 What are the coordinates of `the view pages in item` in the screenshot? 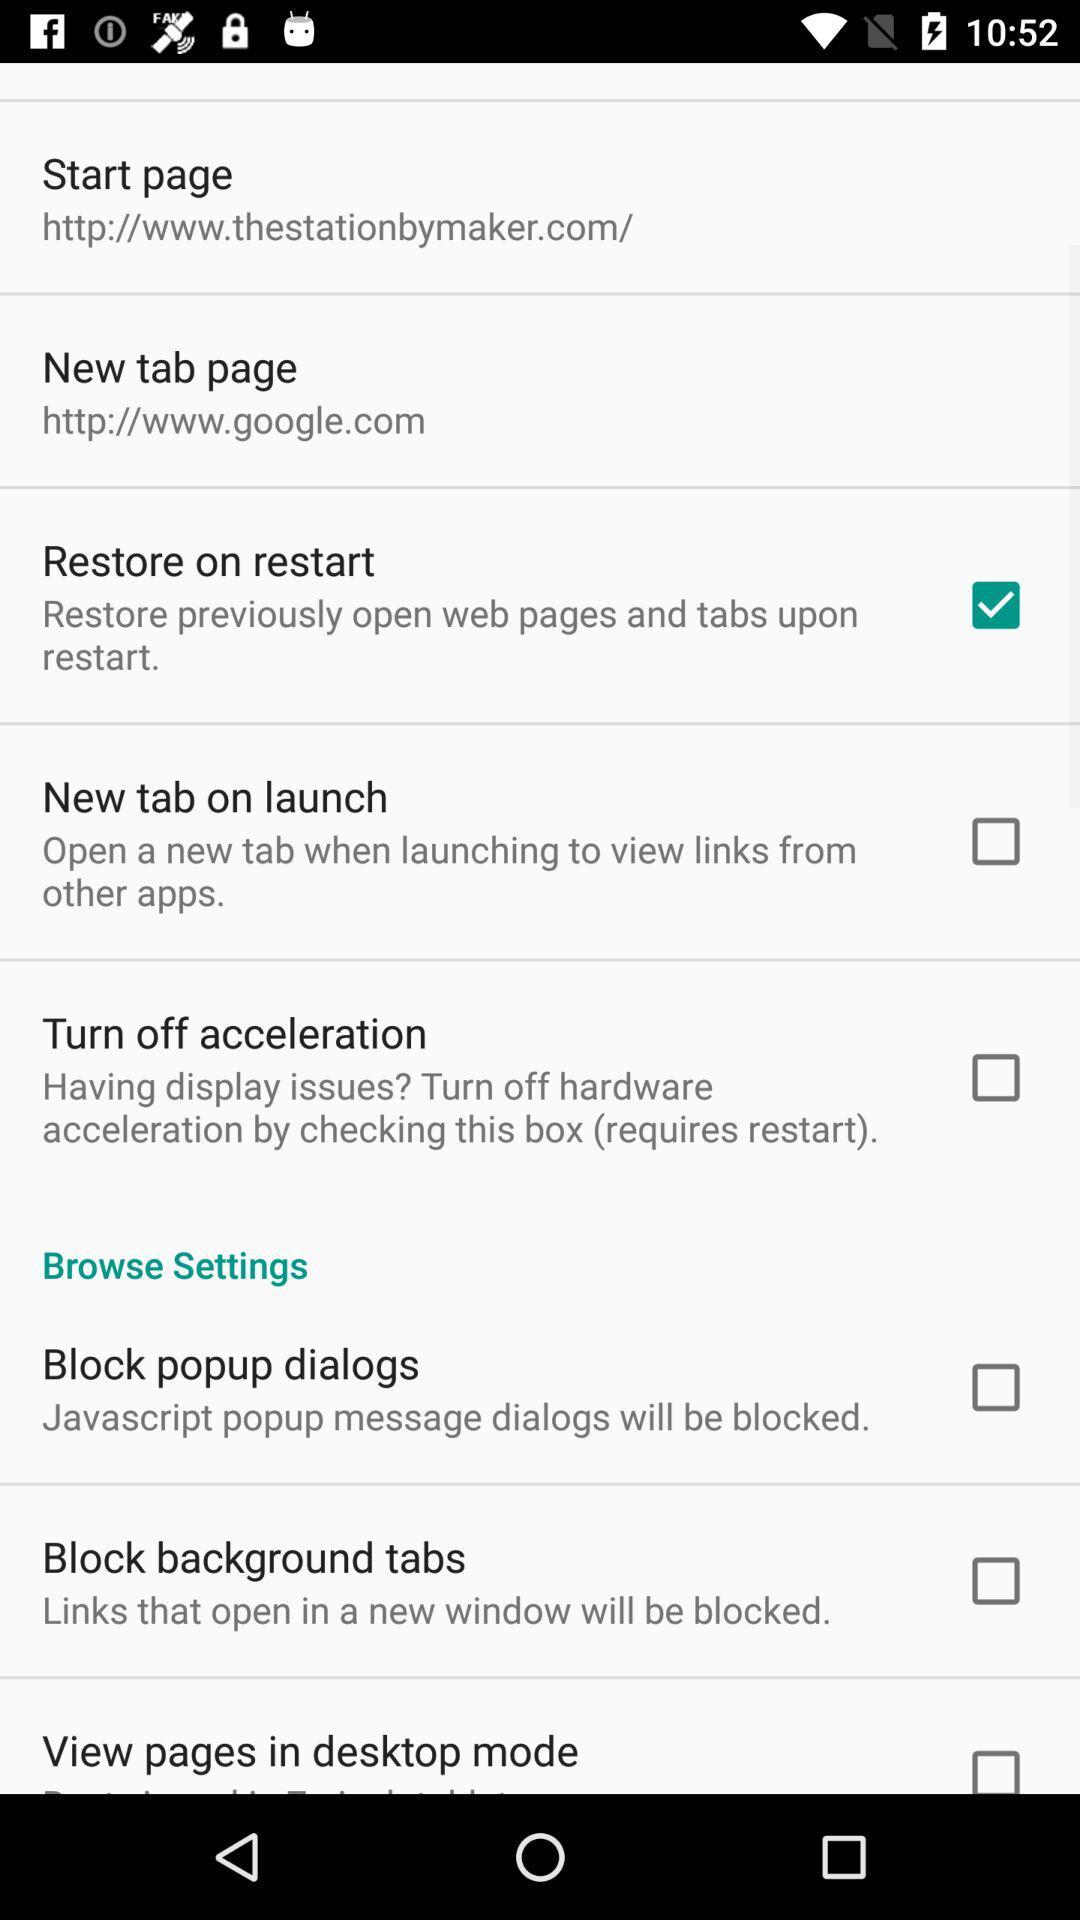 It's located at (310, 1748).